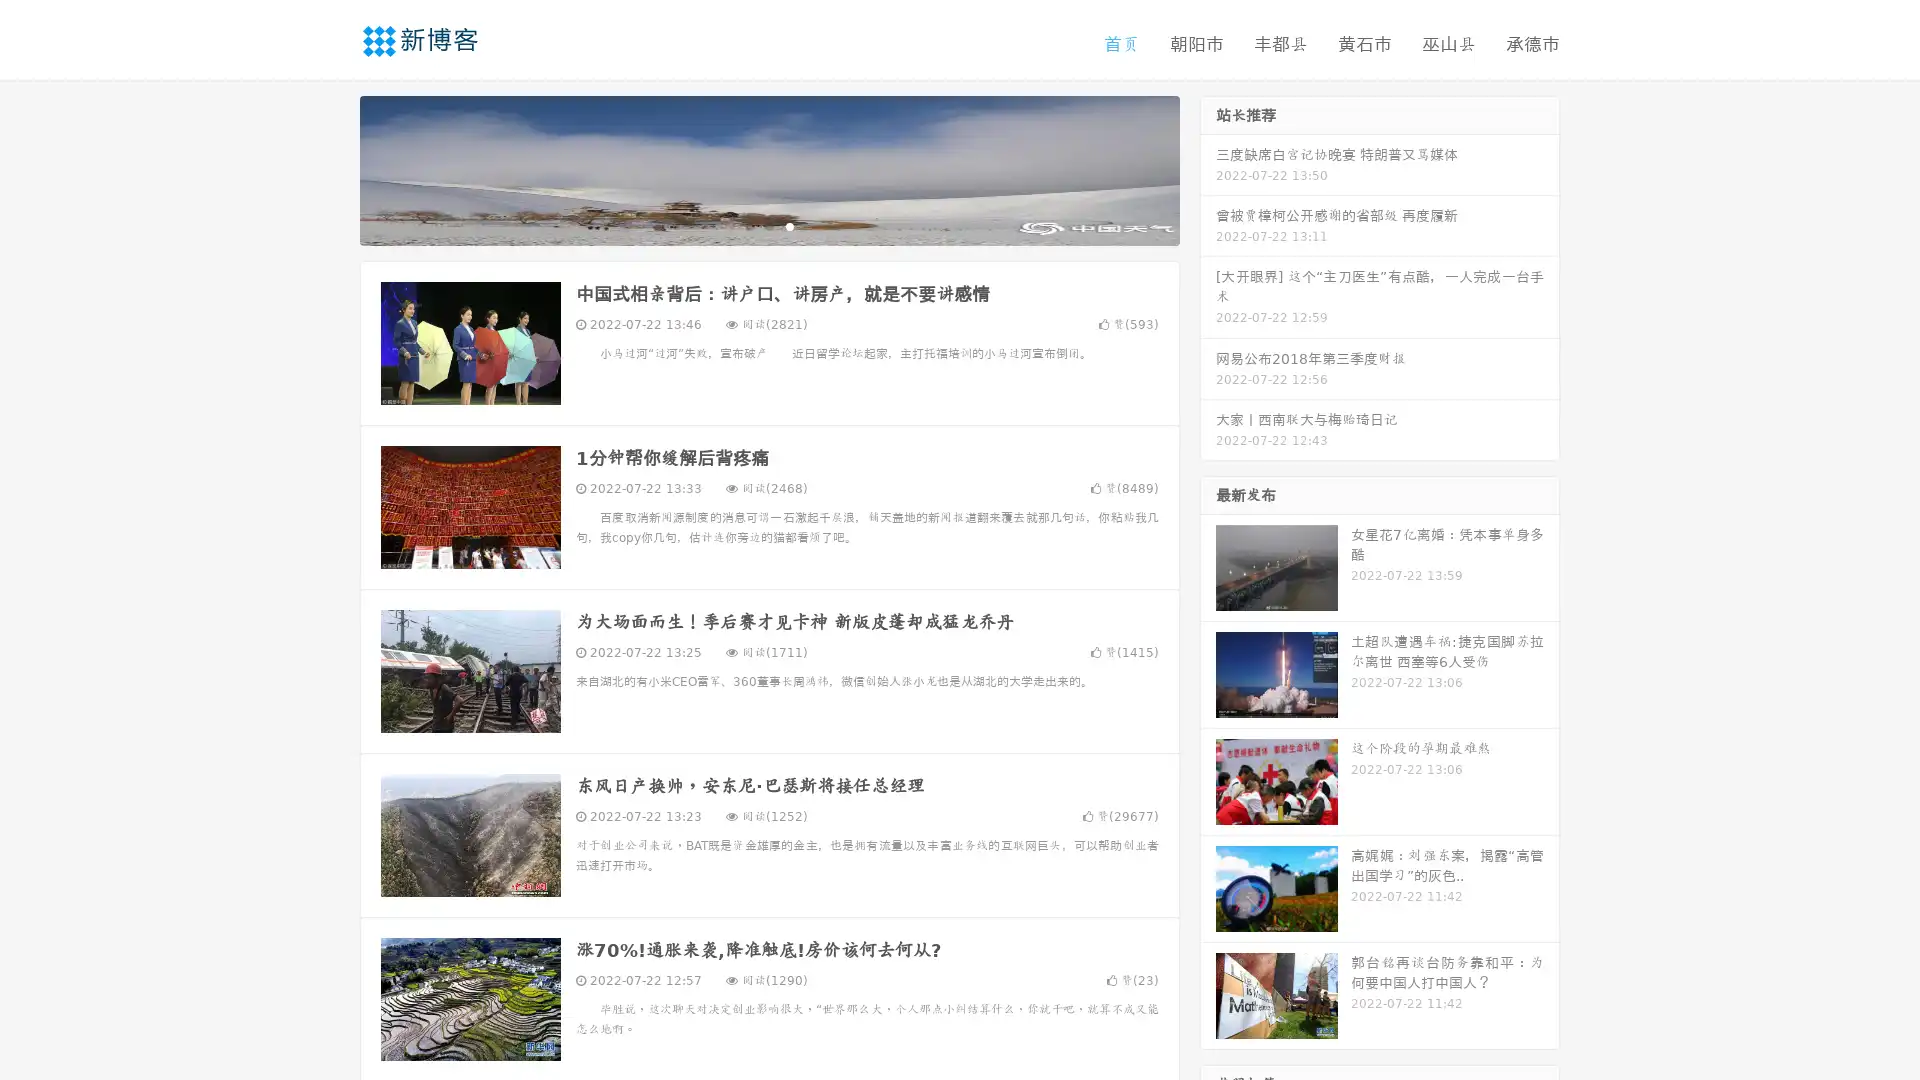 This screenshot has height=1080, width=1920. I want to click on Go to slide 3, so click(789, 225).